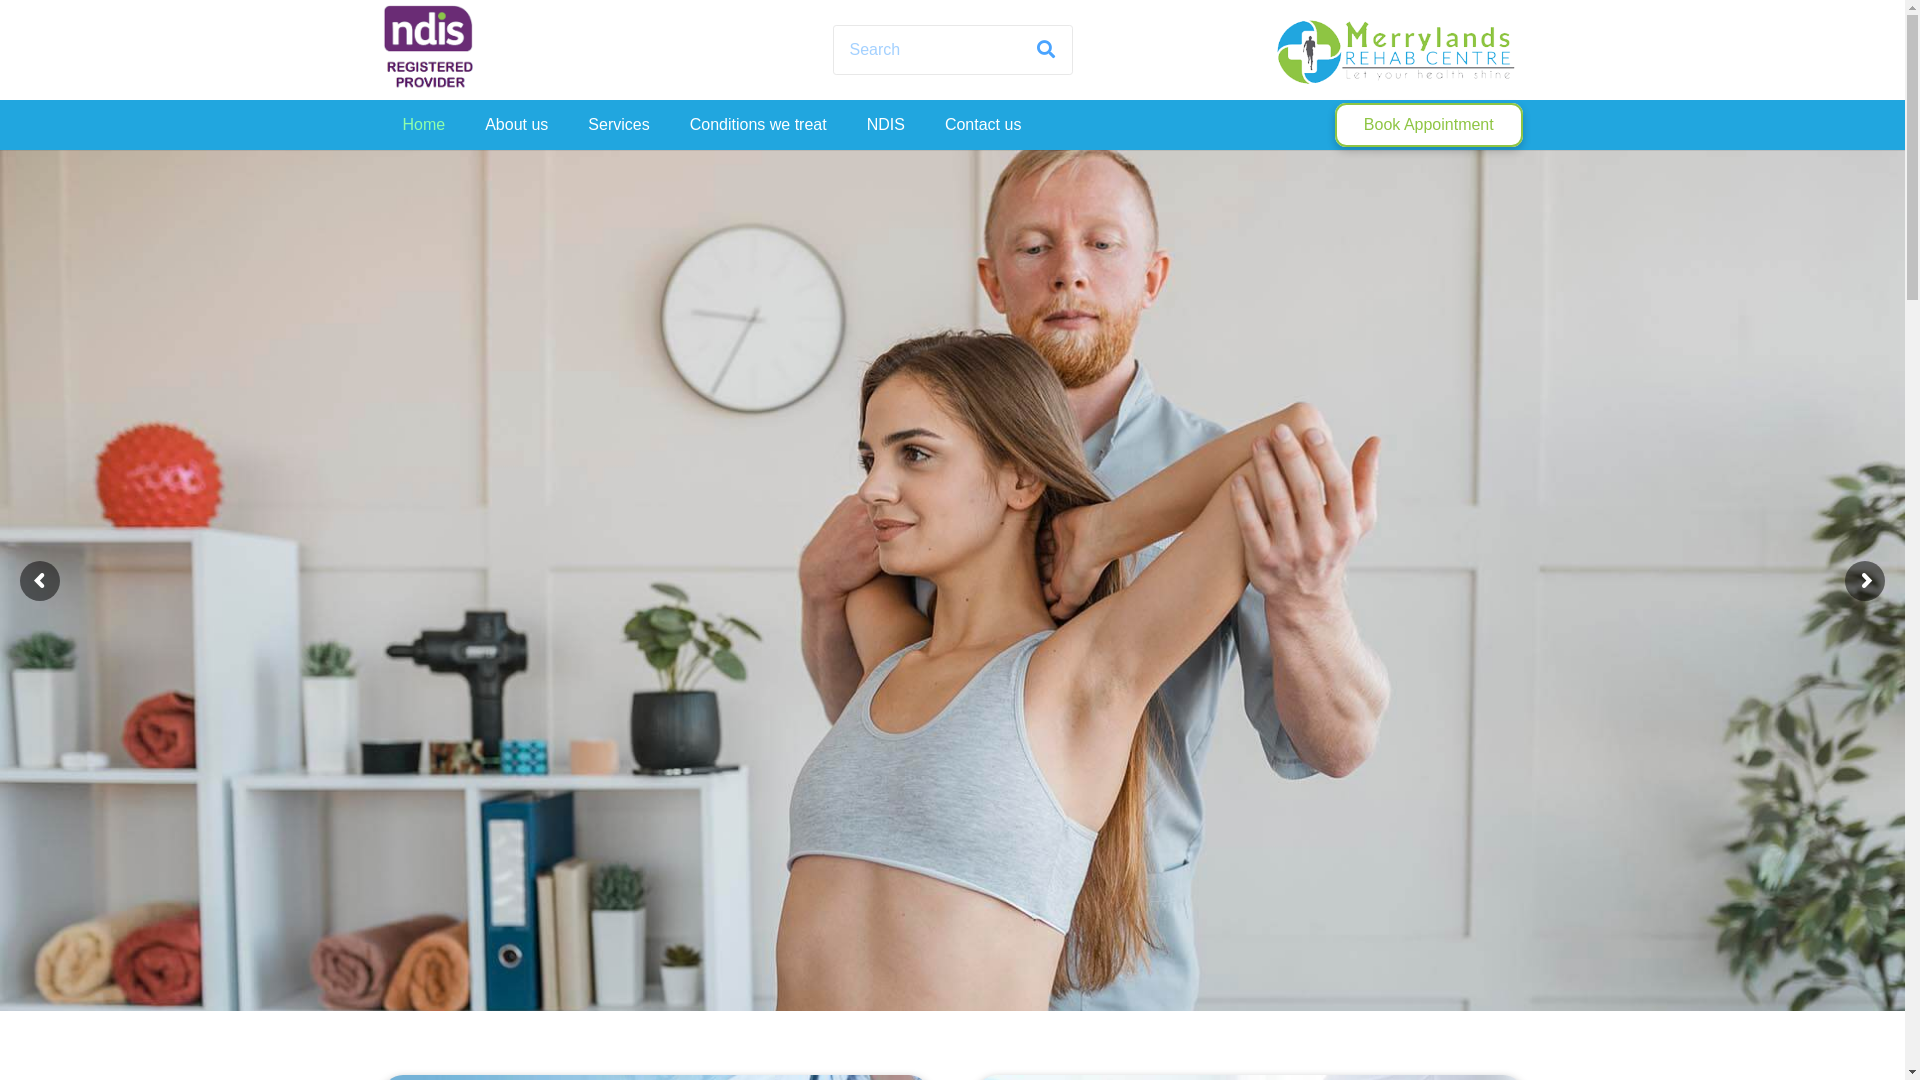 The image size is (1920, 1080). I want to click on 'Book Appointment', so click(1427, 125).